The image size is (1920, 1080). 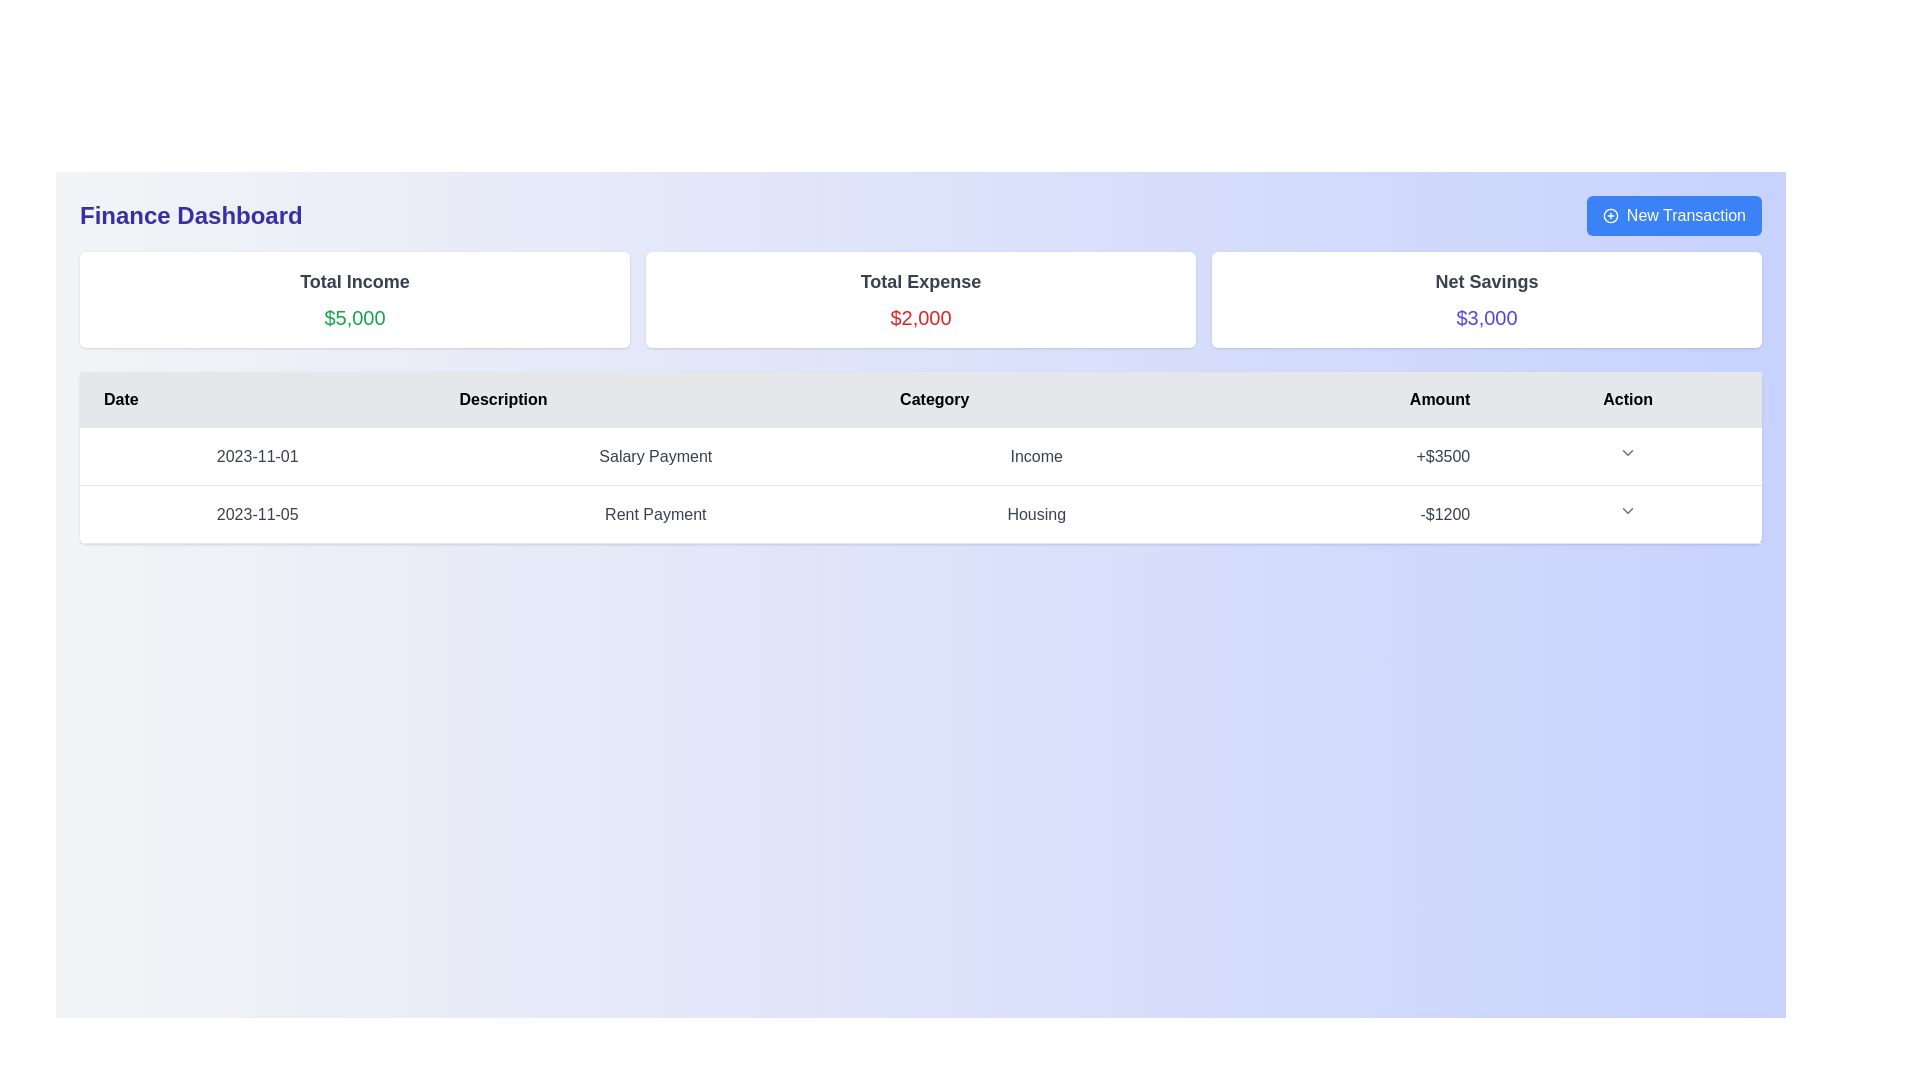 What do you see at coordinates (920, 455) in the screenshot?
I see `the first row of the data table` at bounding box center [920, 455].